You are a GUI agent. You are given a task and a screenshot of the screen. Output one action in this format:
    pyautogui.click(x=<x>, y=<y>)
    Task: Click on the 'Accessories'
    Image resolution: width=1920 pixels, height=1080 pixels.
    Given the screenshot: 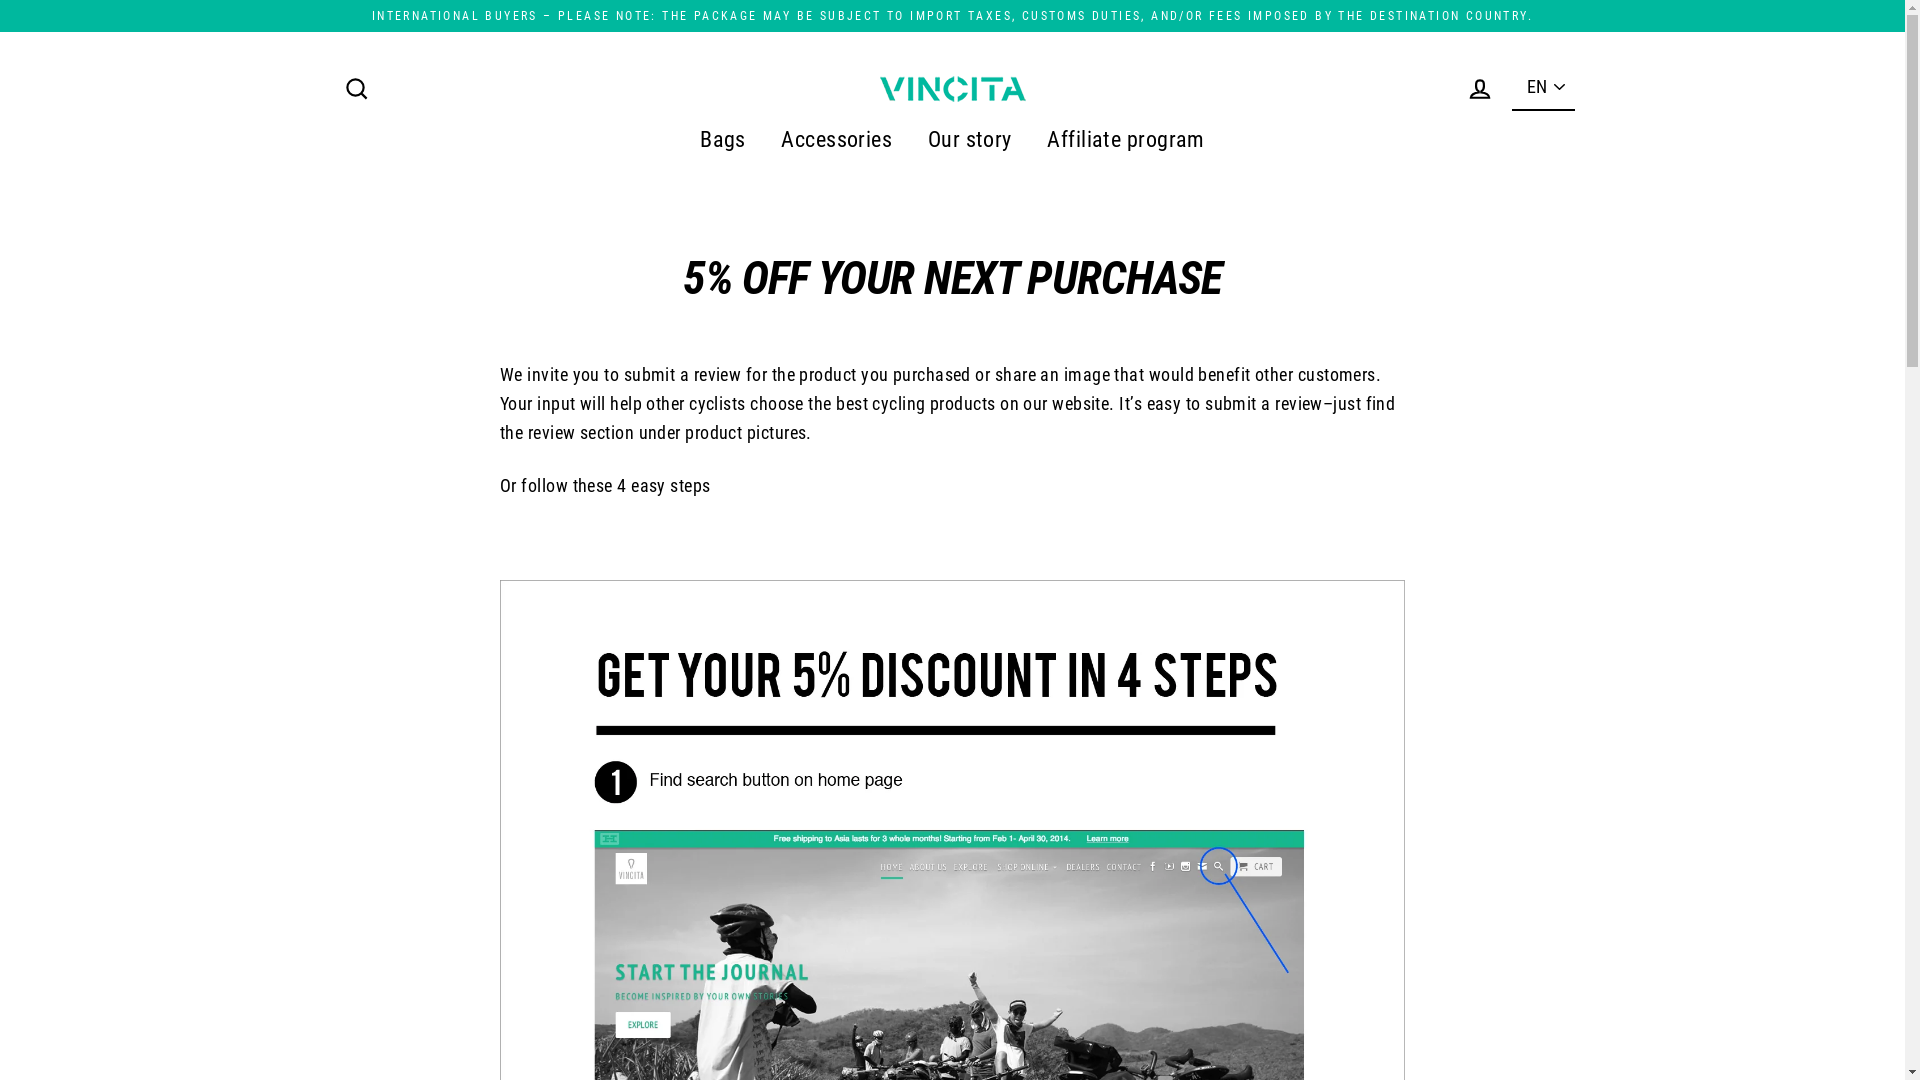 What is the action you would take?
    pyautogui.click(x=765, y=138)
    